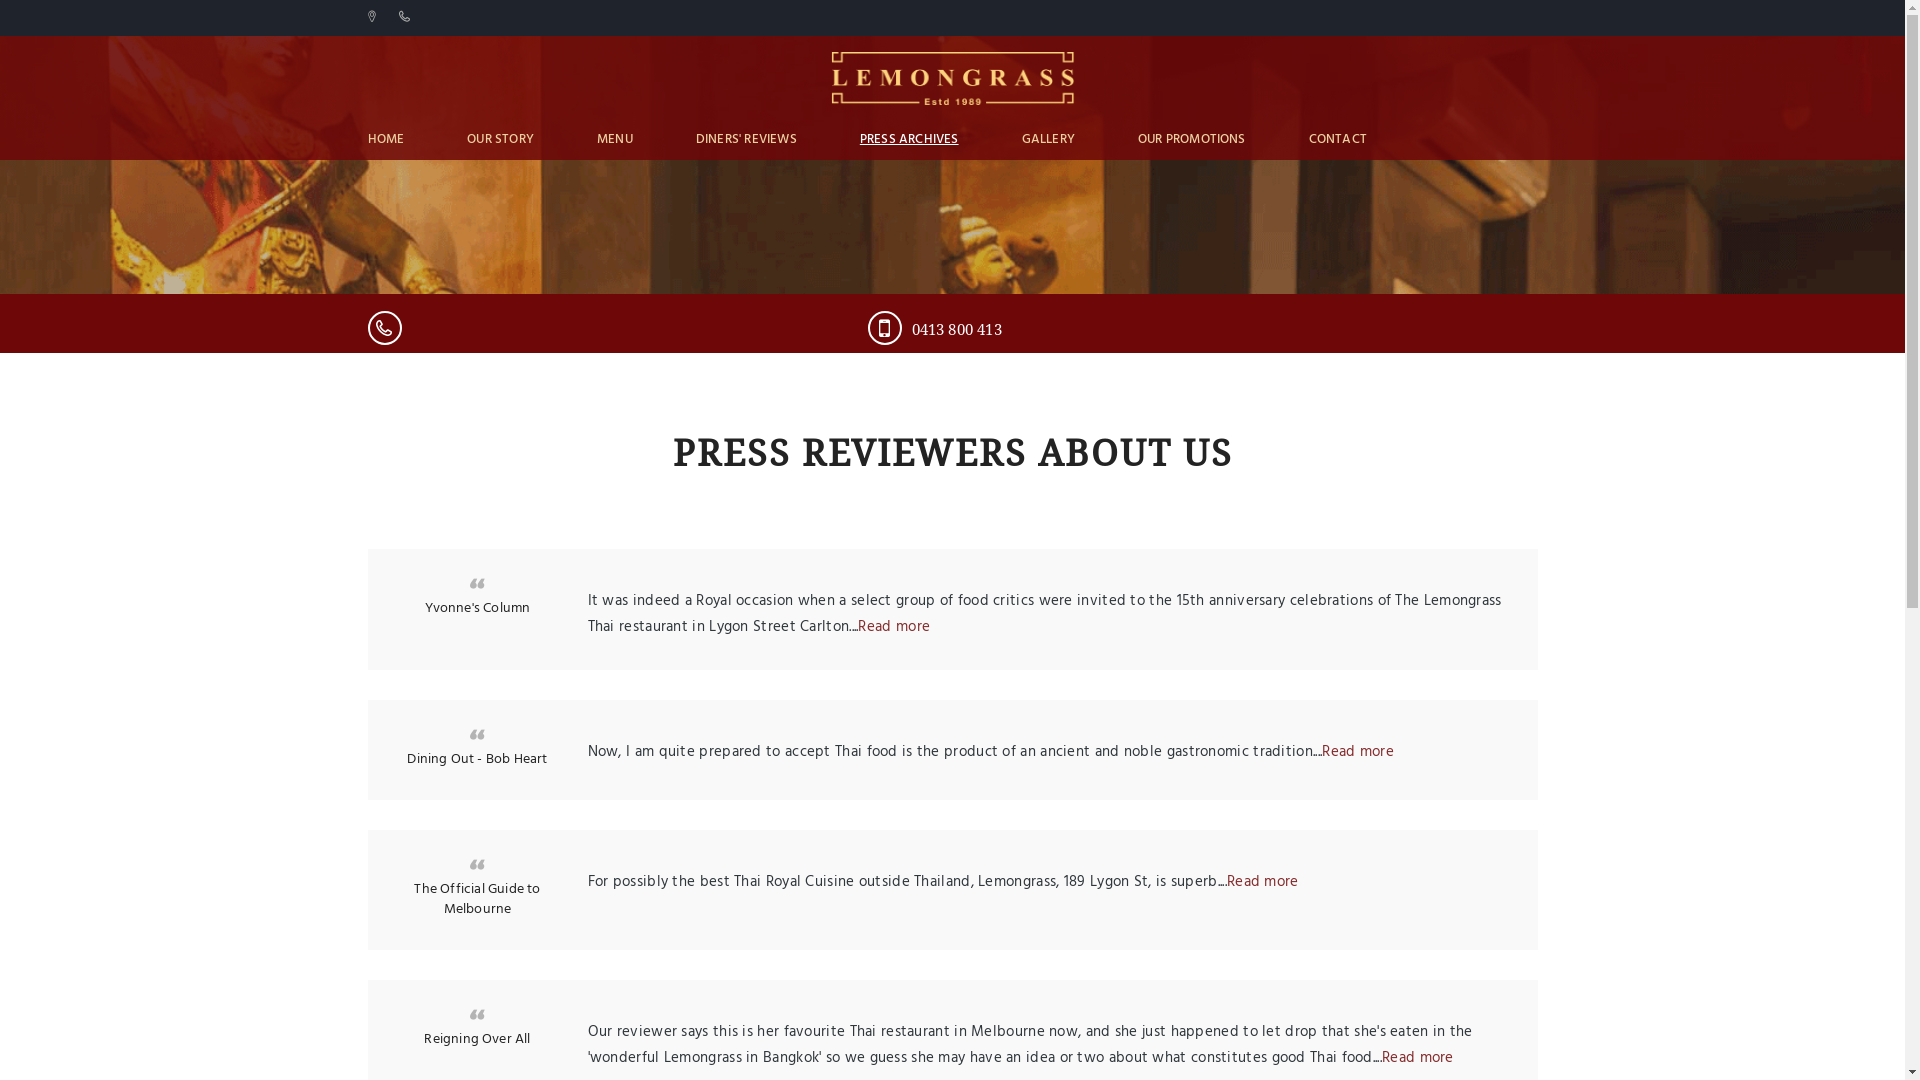 This screenshot has height=1080, width=1920. I want to click on 'Read more', so click(1381, 1056).